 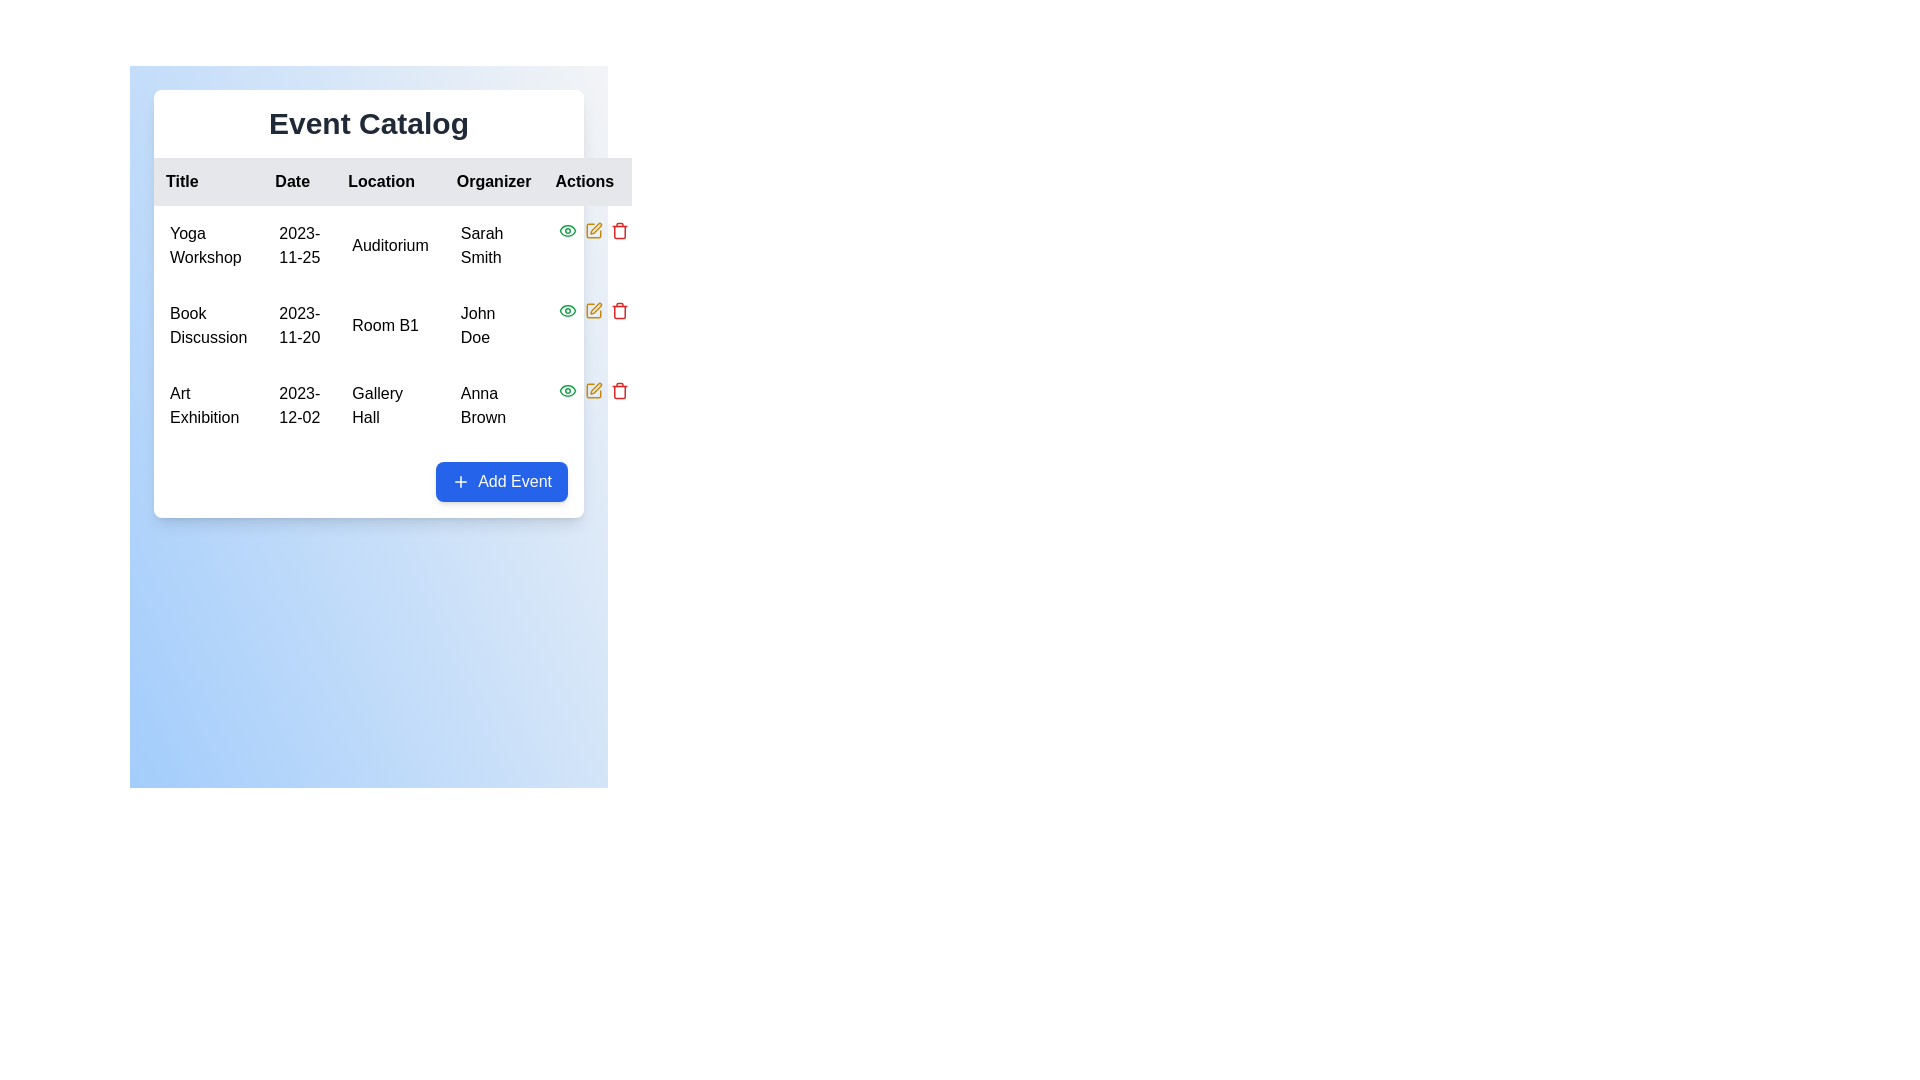 I want to click on the Text Label displaying the date for the 'Yoga Workshop' event, located in the second column of the first row of the table, so click(x=298, y=245).